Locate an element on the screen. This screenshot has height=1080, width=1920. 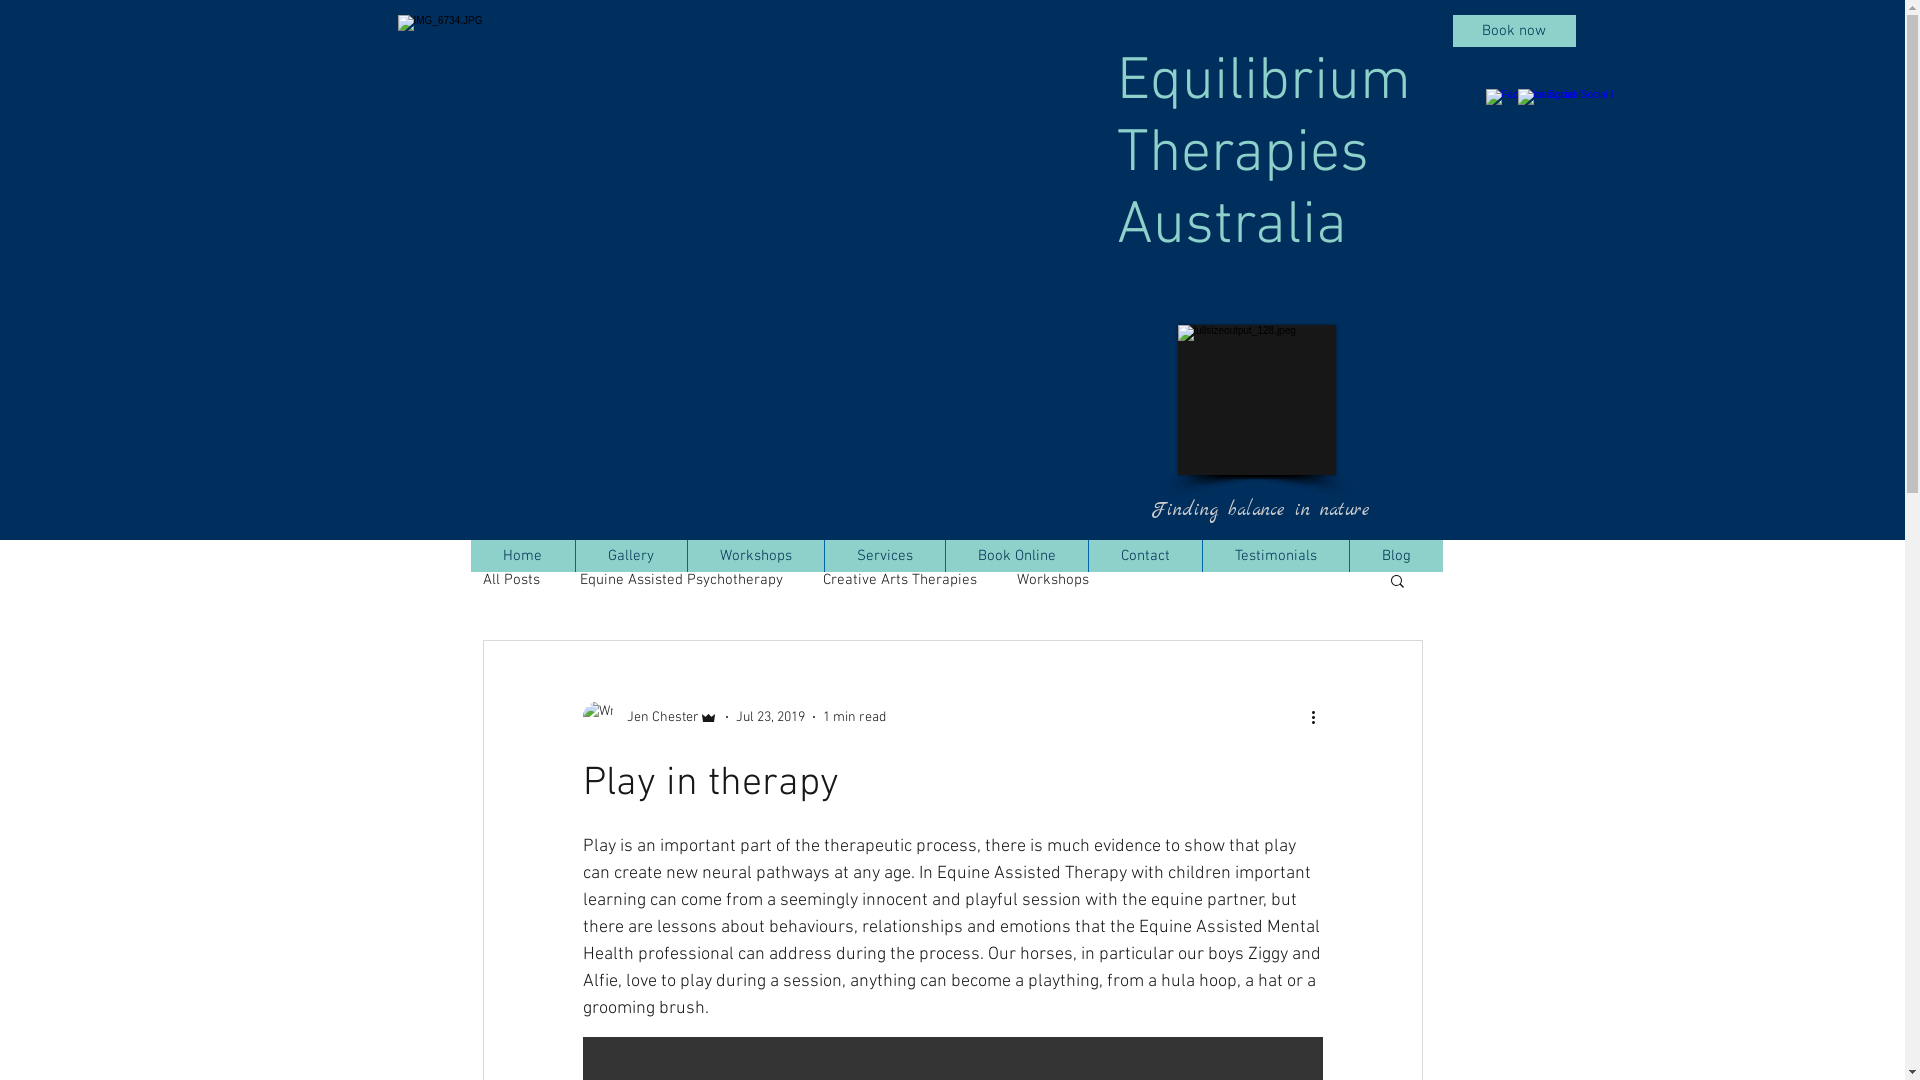
'Contact' is located at coordinates (1145, 555).